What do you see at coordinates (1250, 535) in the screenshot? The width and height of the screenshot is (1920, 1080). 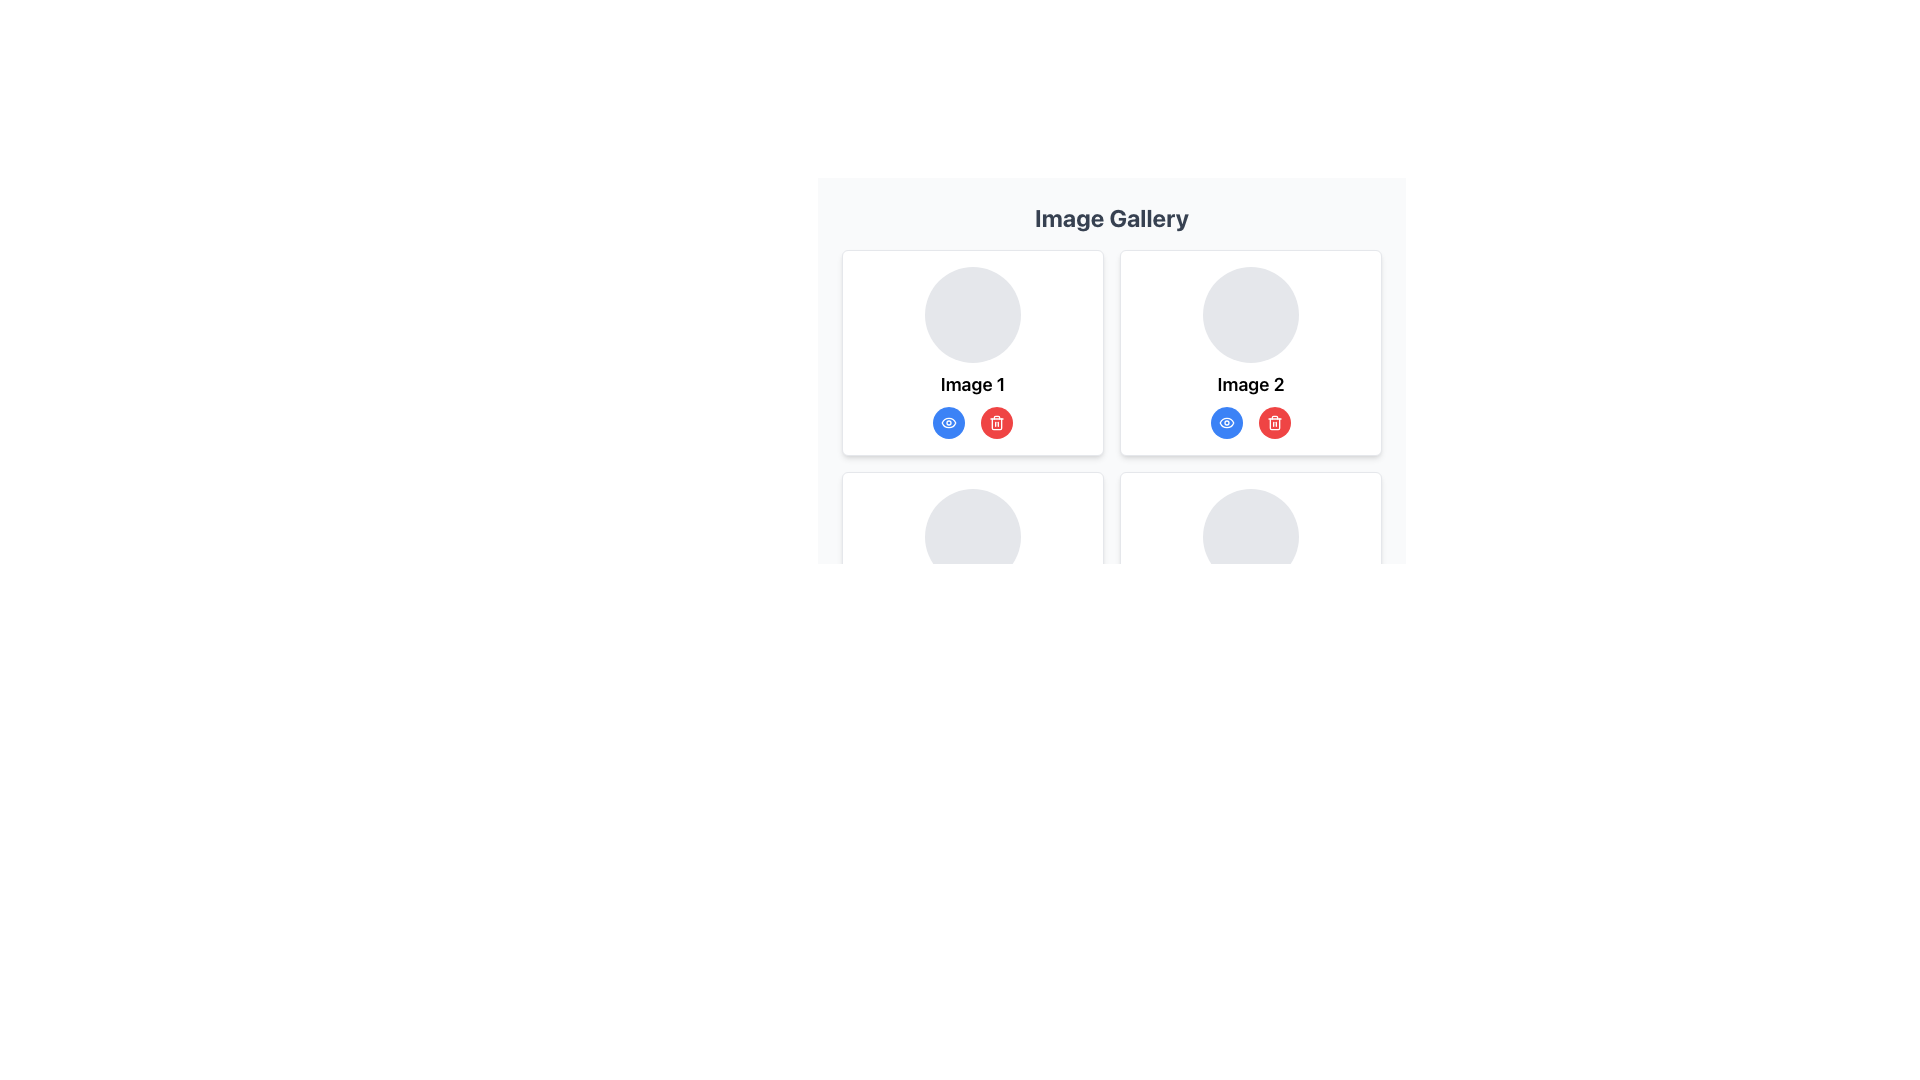 I see `the circular placeholder or avatar component located at the top-center of the 'Image 4' card, which has a light-gray background and smooth border` at bounding box center [1250, 535].